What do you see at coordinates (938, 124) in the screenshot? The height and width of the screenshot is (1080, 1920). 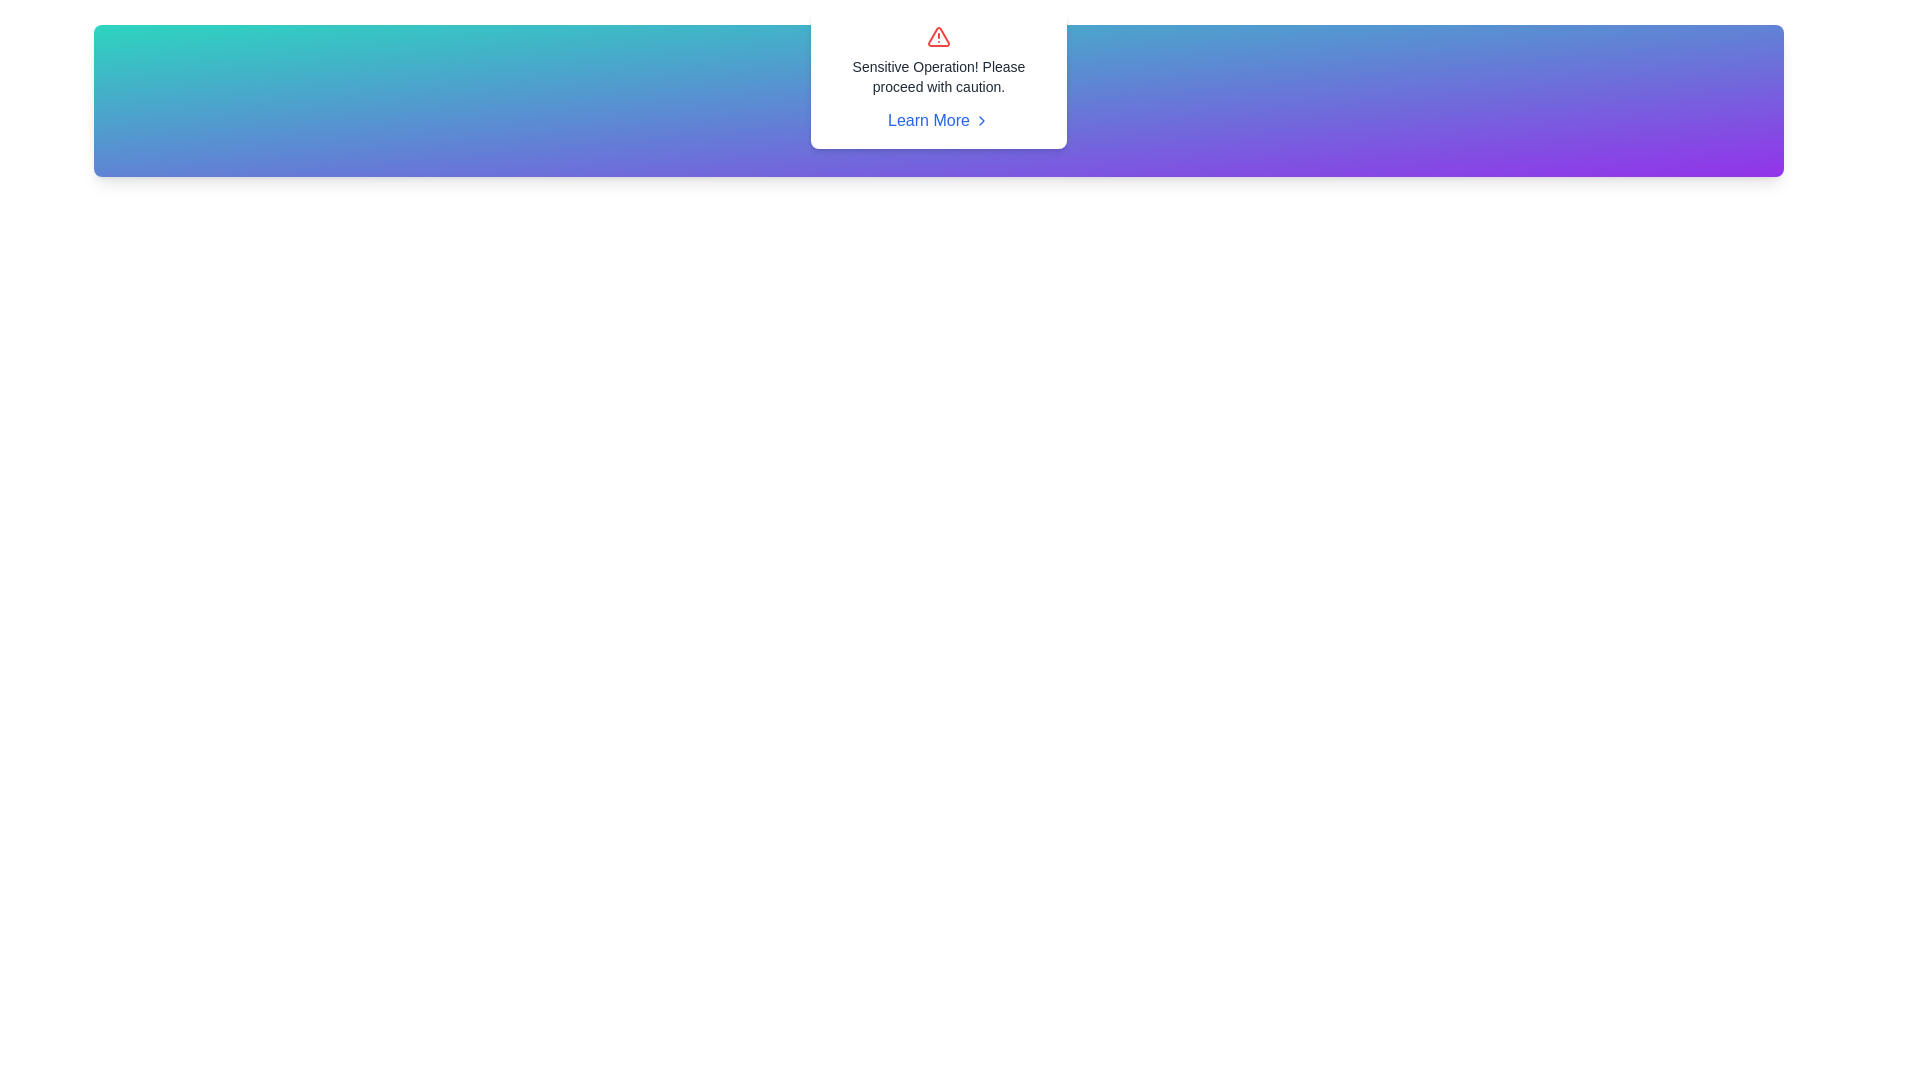 I see `the hyperlink located centrally in the pop-up alert box, which follows the text 'Sensitive Operation! Please proceed with caution', to underline the text` at bounding box center [938, 124].